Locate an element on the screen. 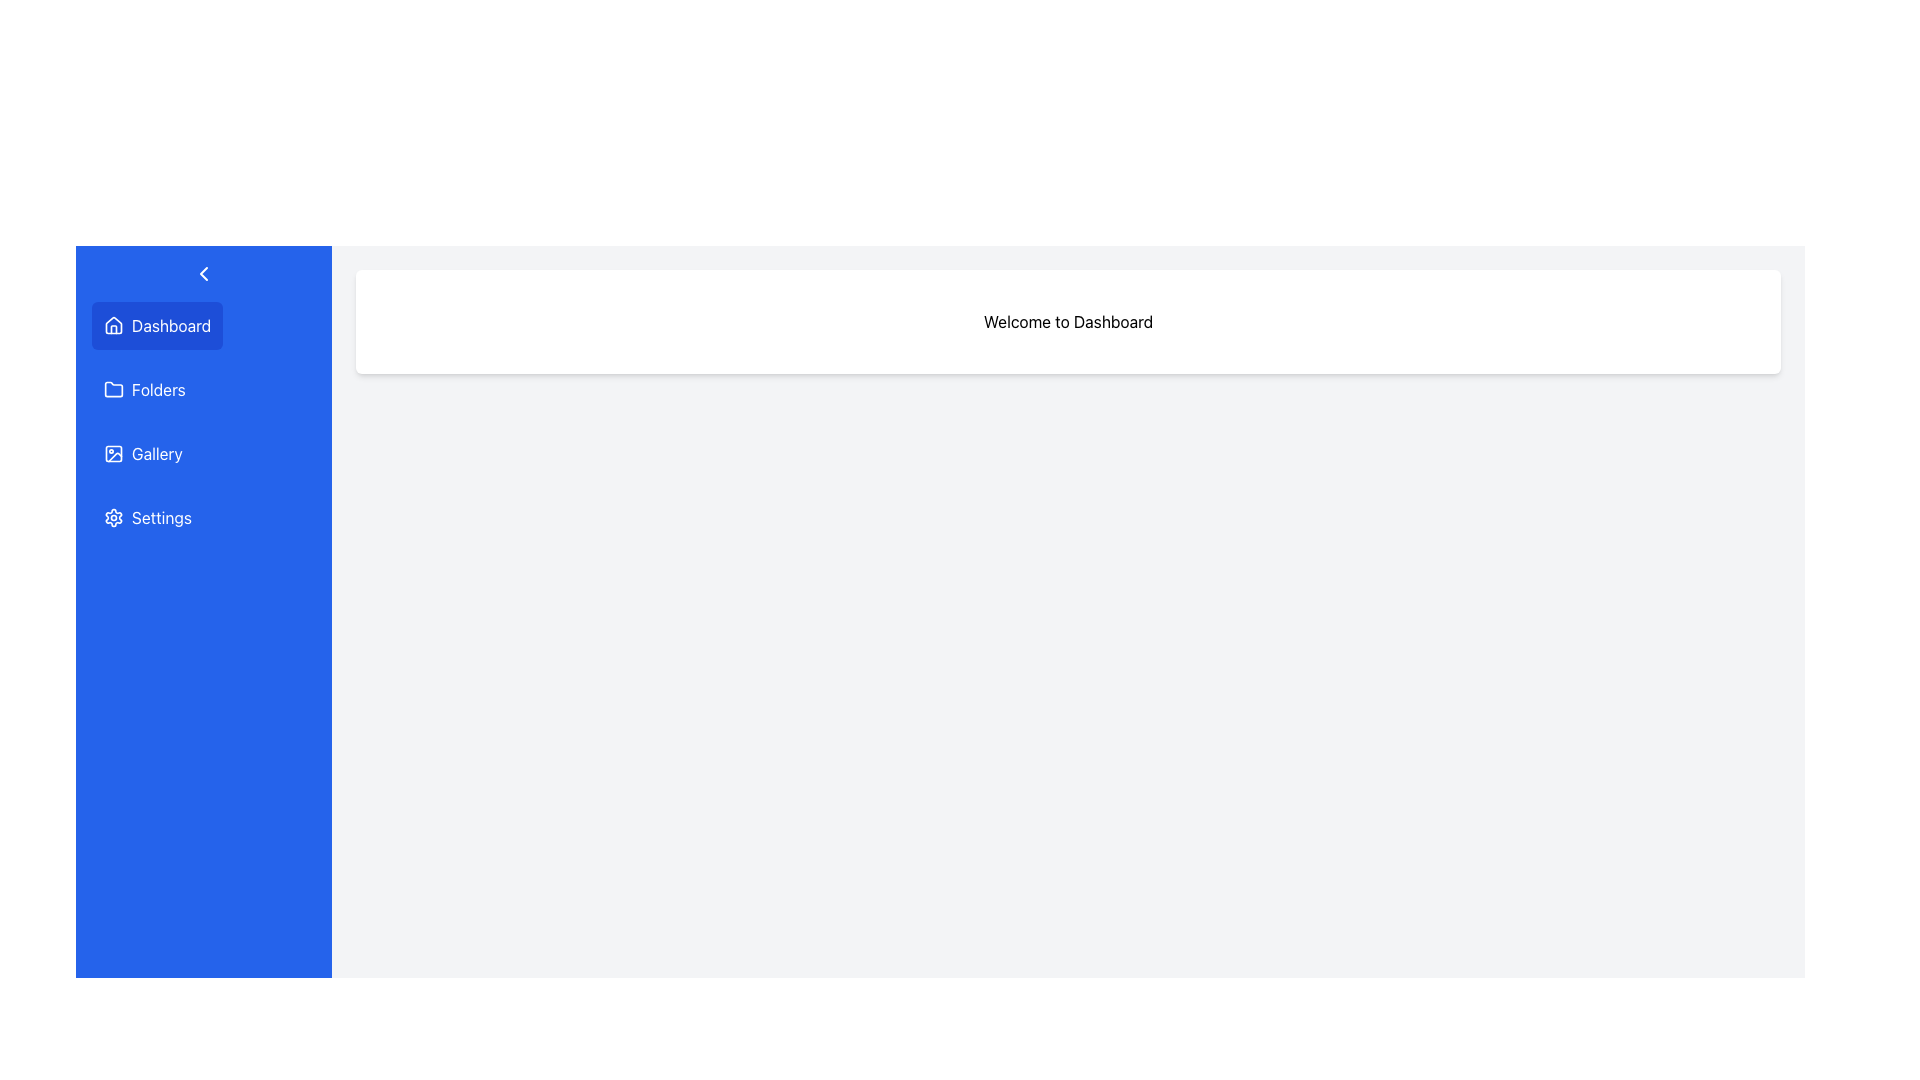  the folder icon located in the vertical list of menu items on the blue sidebar, which is the second icon from the top and is associated with the 'Folders' label is located at coordinates (113, 389).